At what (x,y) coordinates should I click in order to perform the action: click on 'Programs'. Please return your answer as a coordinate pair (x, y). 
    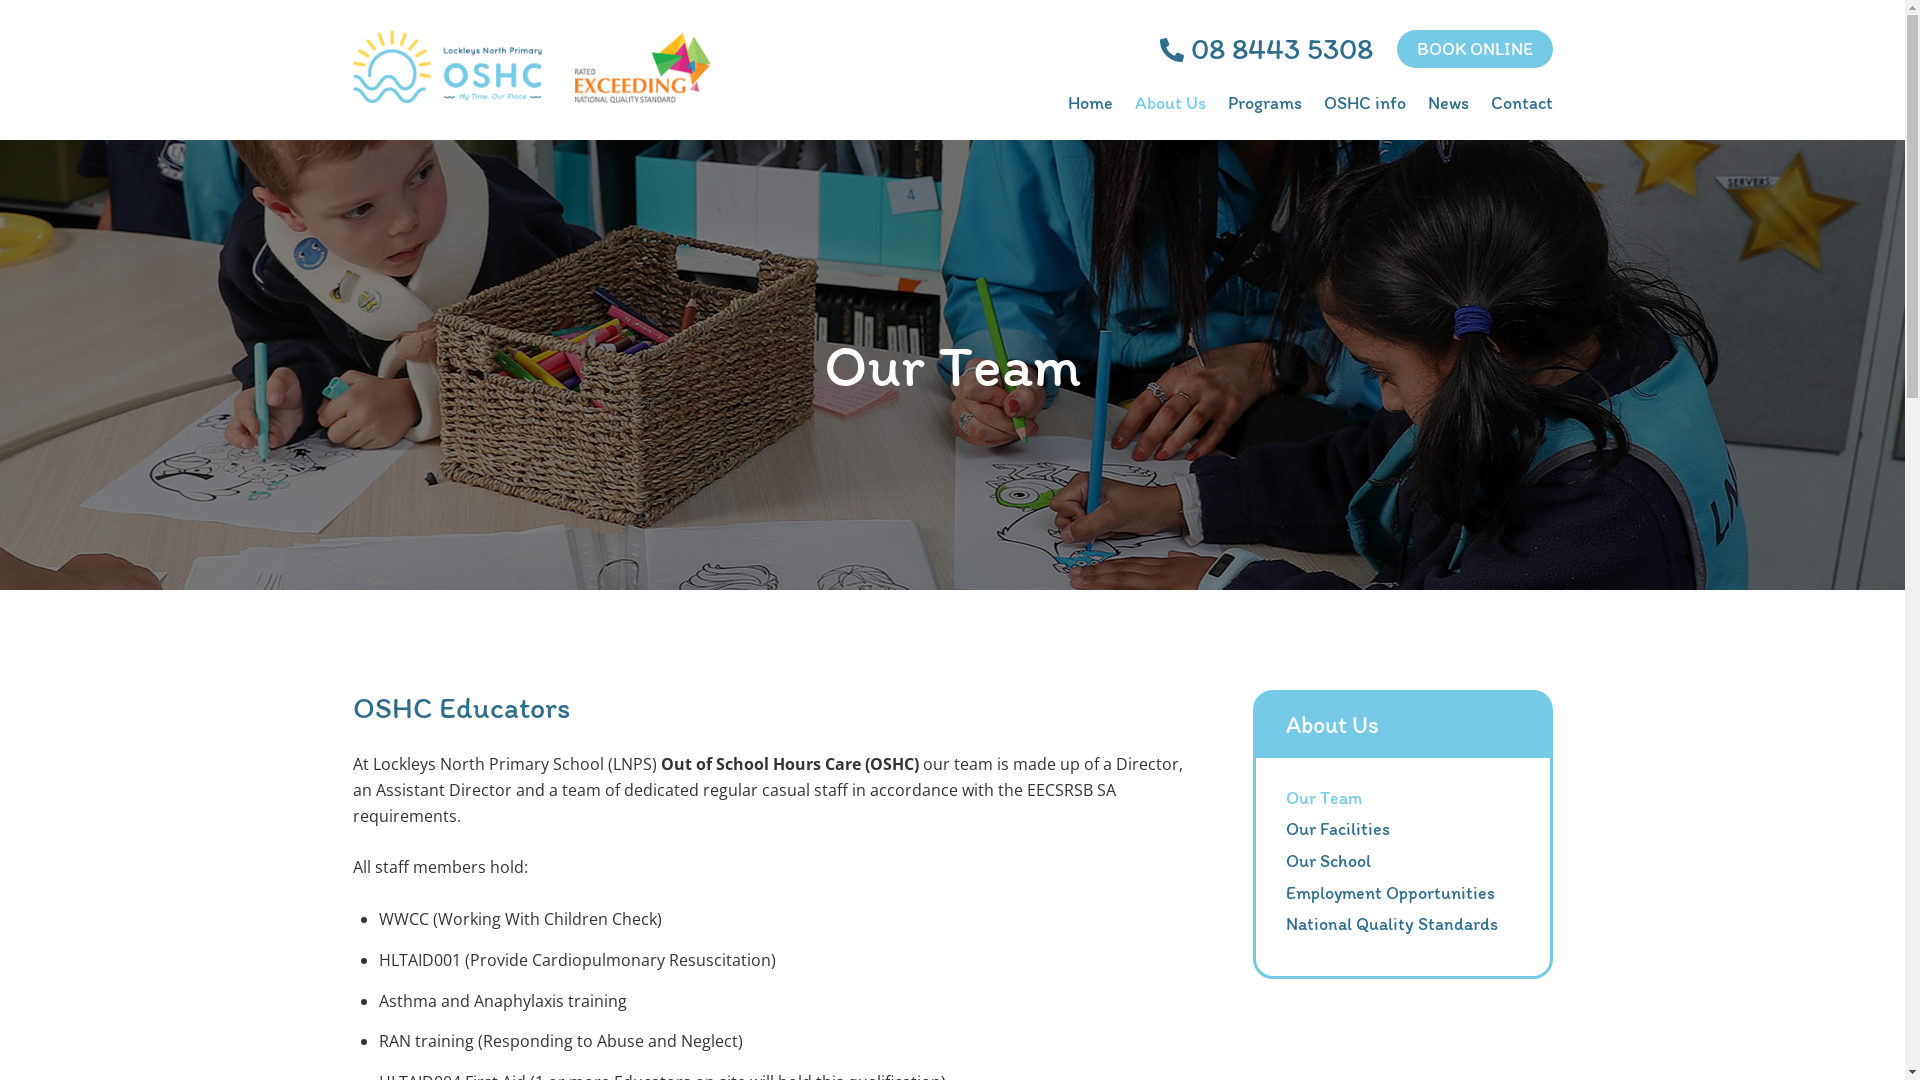
    Looking at the image, I should click on (1264, 104).